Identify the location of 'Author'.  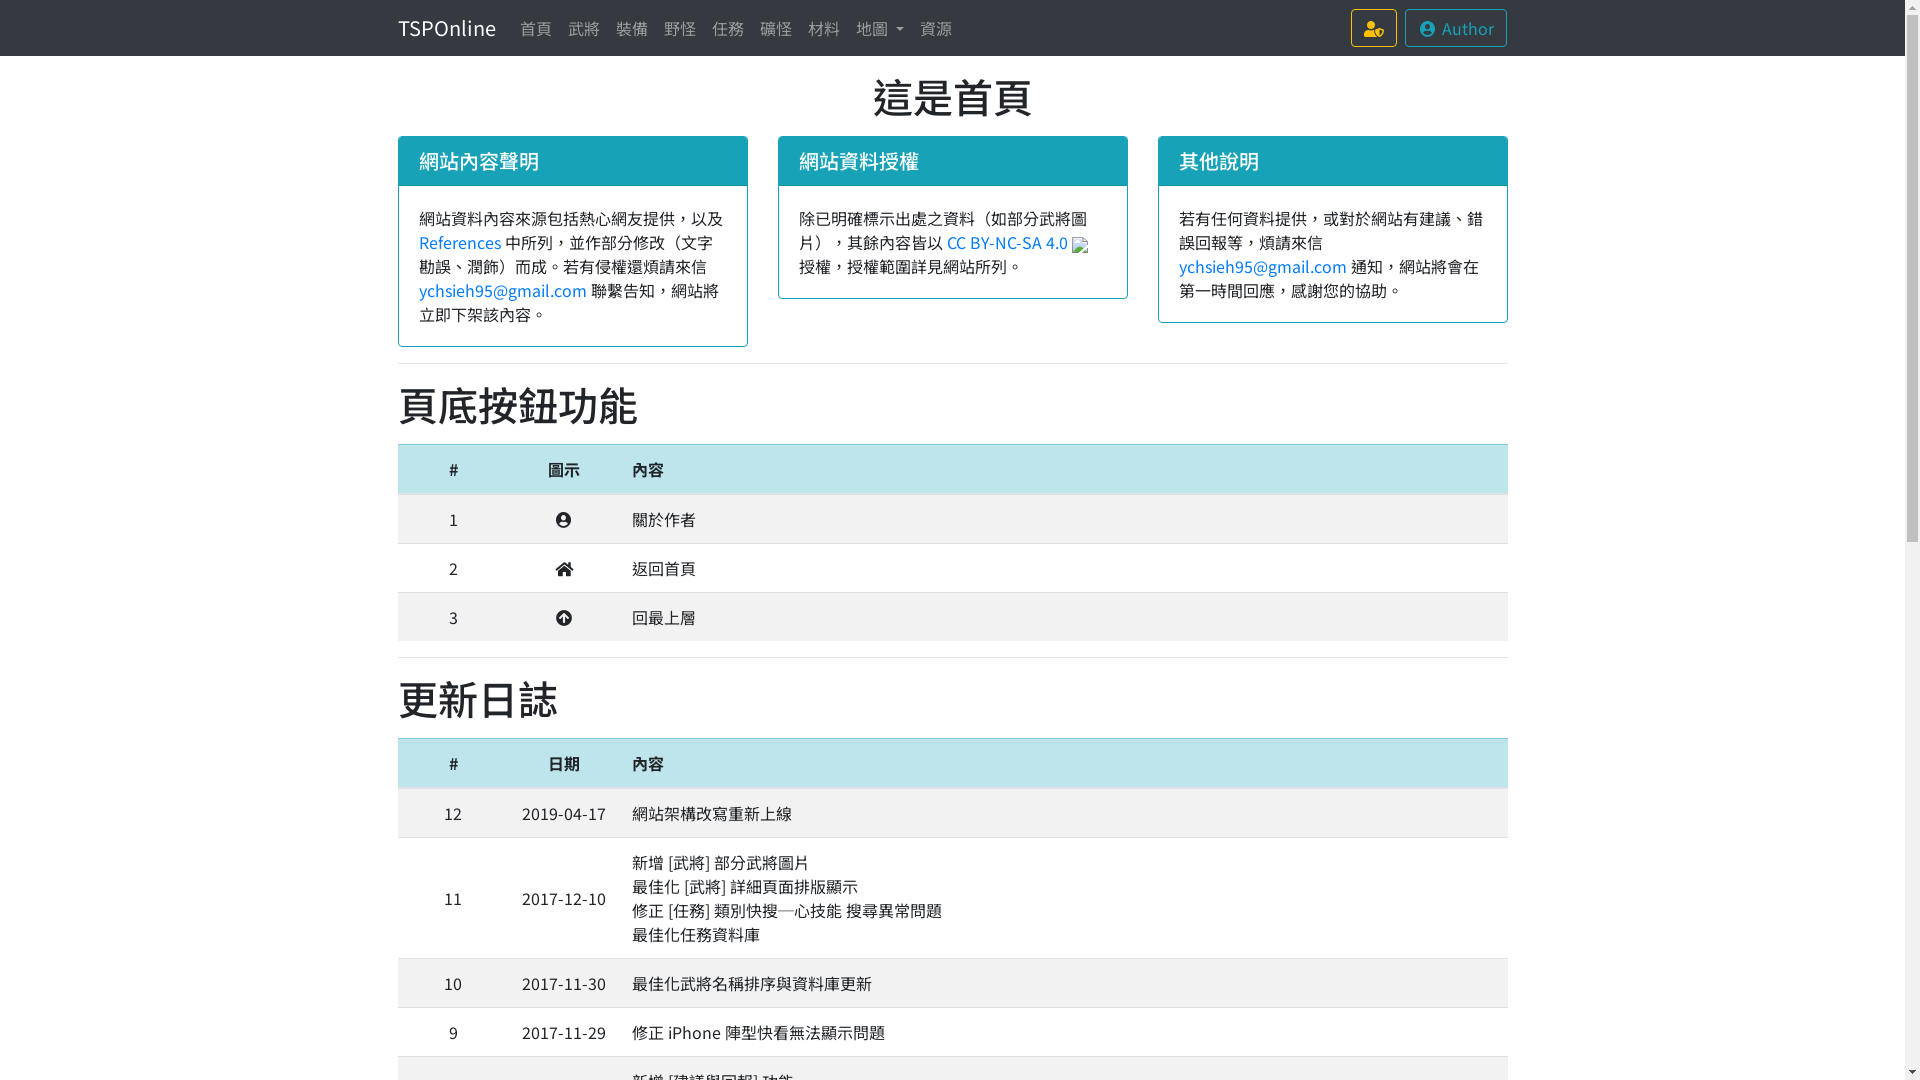
(1404, 27).